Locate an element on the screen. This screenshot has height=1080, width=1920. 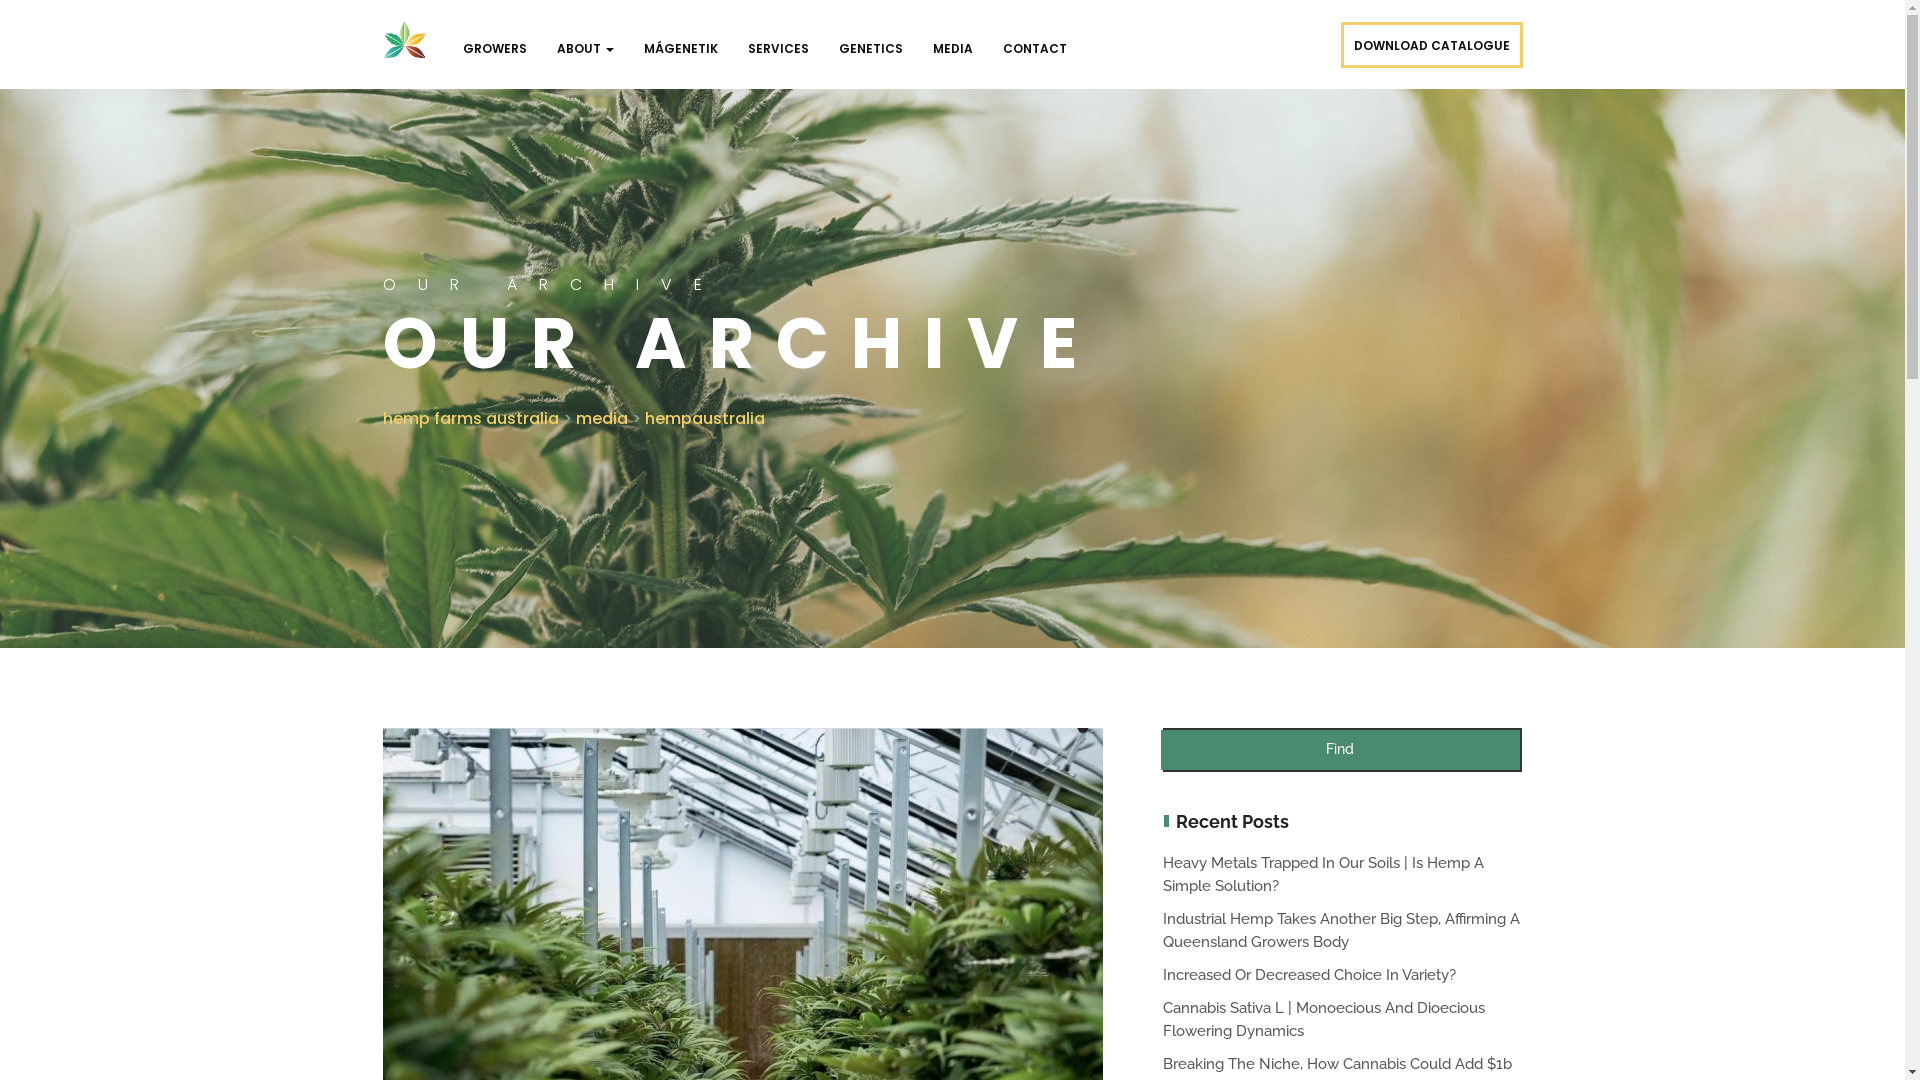
'MEDIA' is located at coordinates (926, 48).